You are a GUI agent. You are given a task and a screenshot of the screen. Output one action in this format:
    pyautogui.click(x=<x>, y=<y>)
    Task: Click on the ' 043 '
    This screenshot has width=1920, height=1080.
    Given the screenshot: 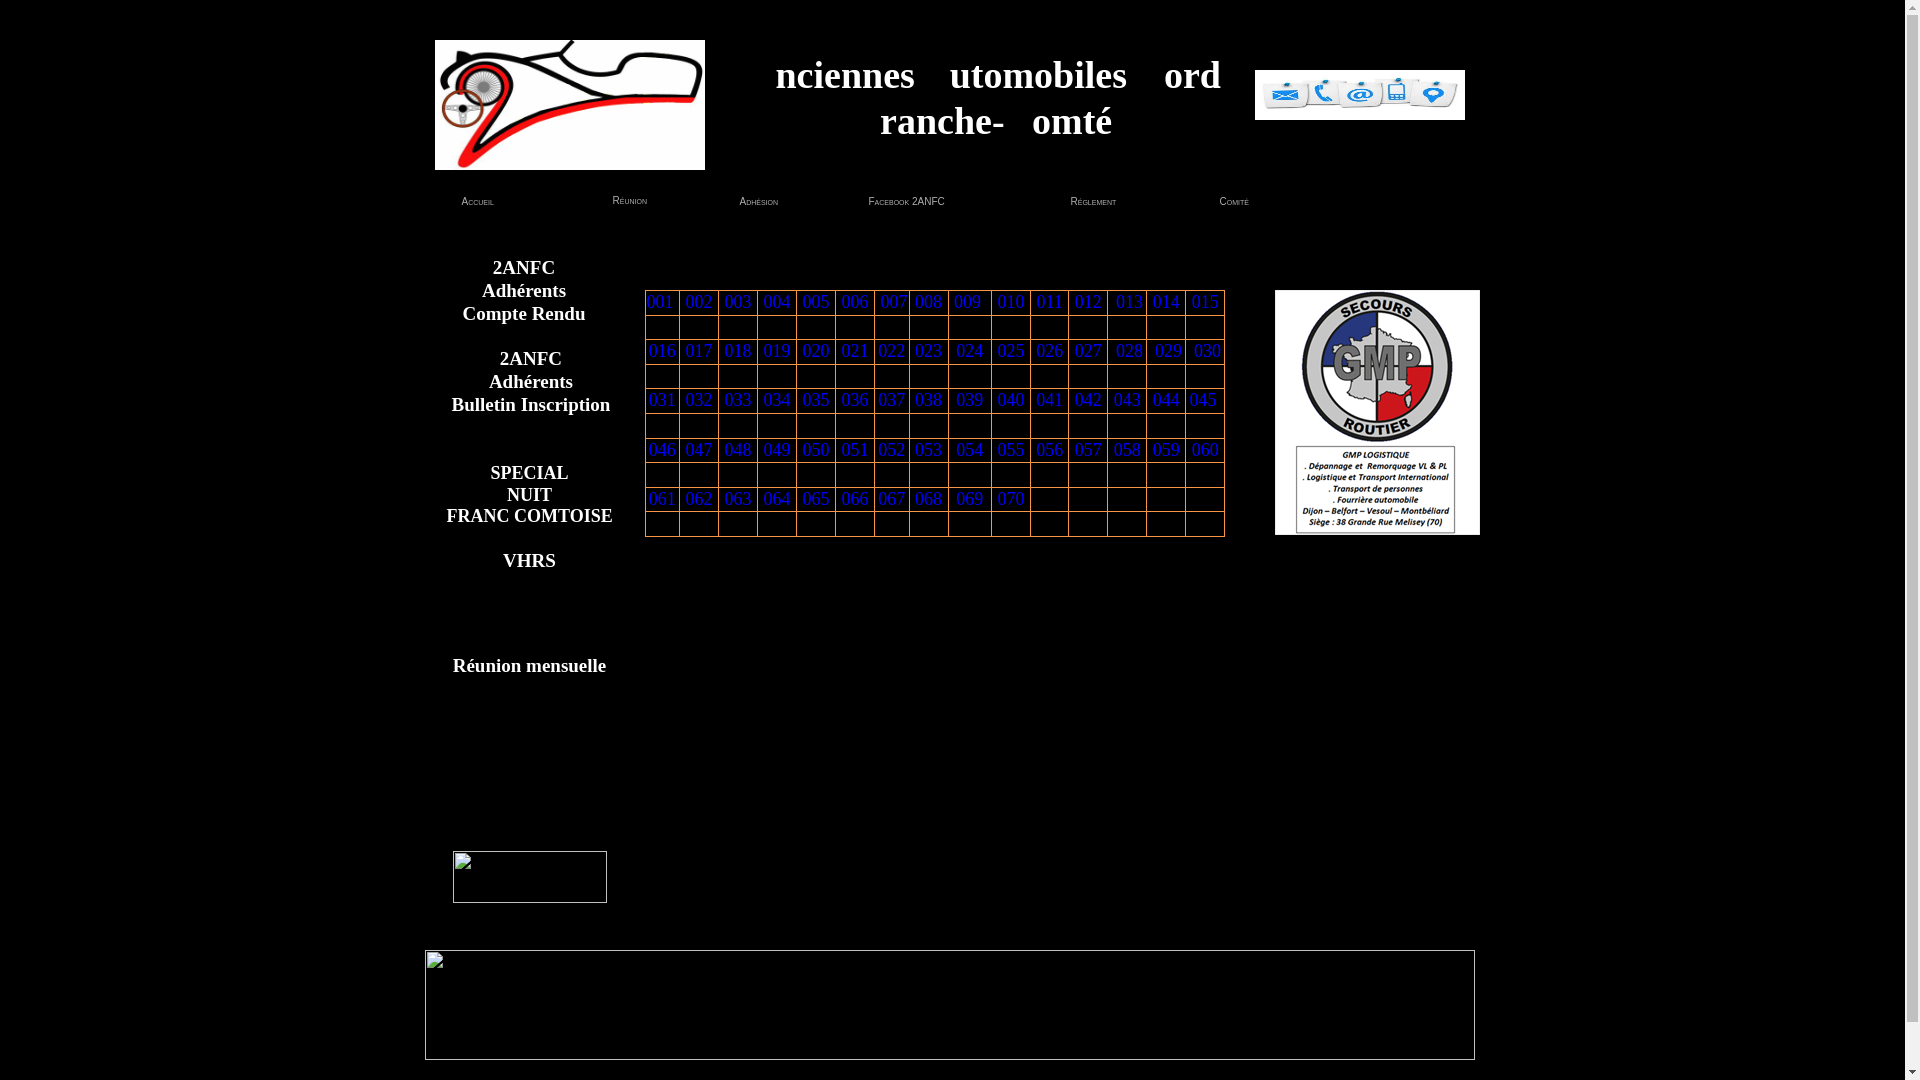 What is the action you would take?
    pyautogui.click(x=1127, y=400)
    